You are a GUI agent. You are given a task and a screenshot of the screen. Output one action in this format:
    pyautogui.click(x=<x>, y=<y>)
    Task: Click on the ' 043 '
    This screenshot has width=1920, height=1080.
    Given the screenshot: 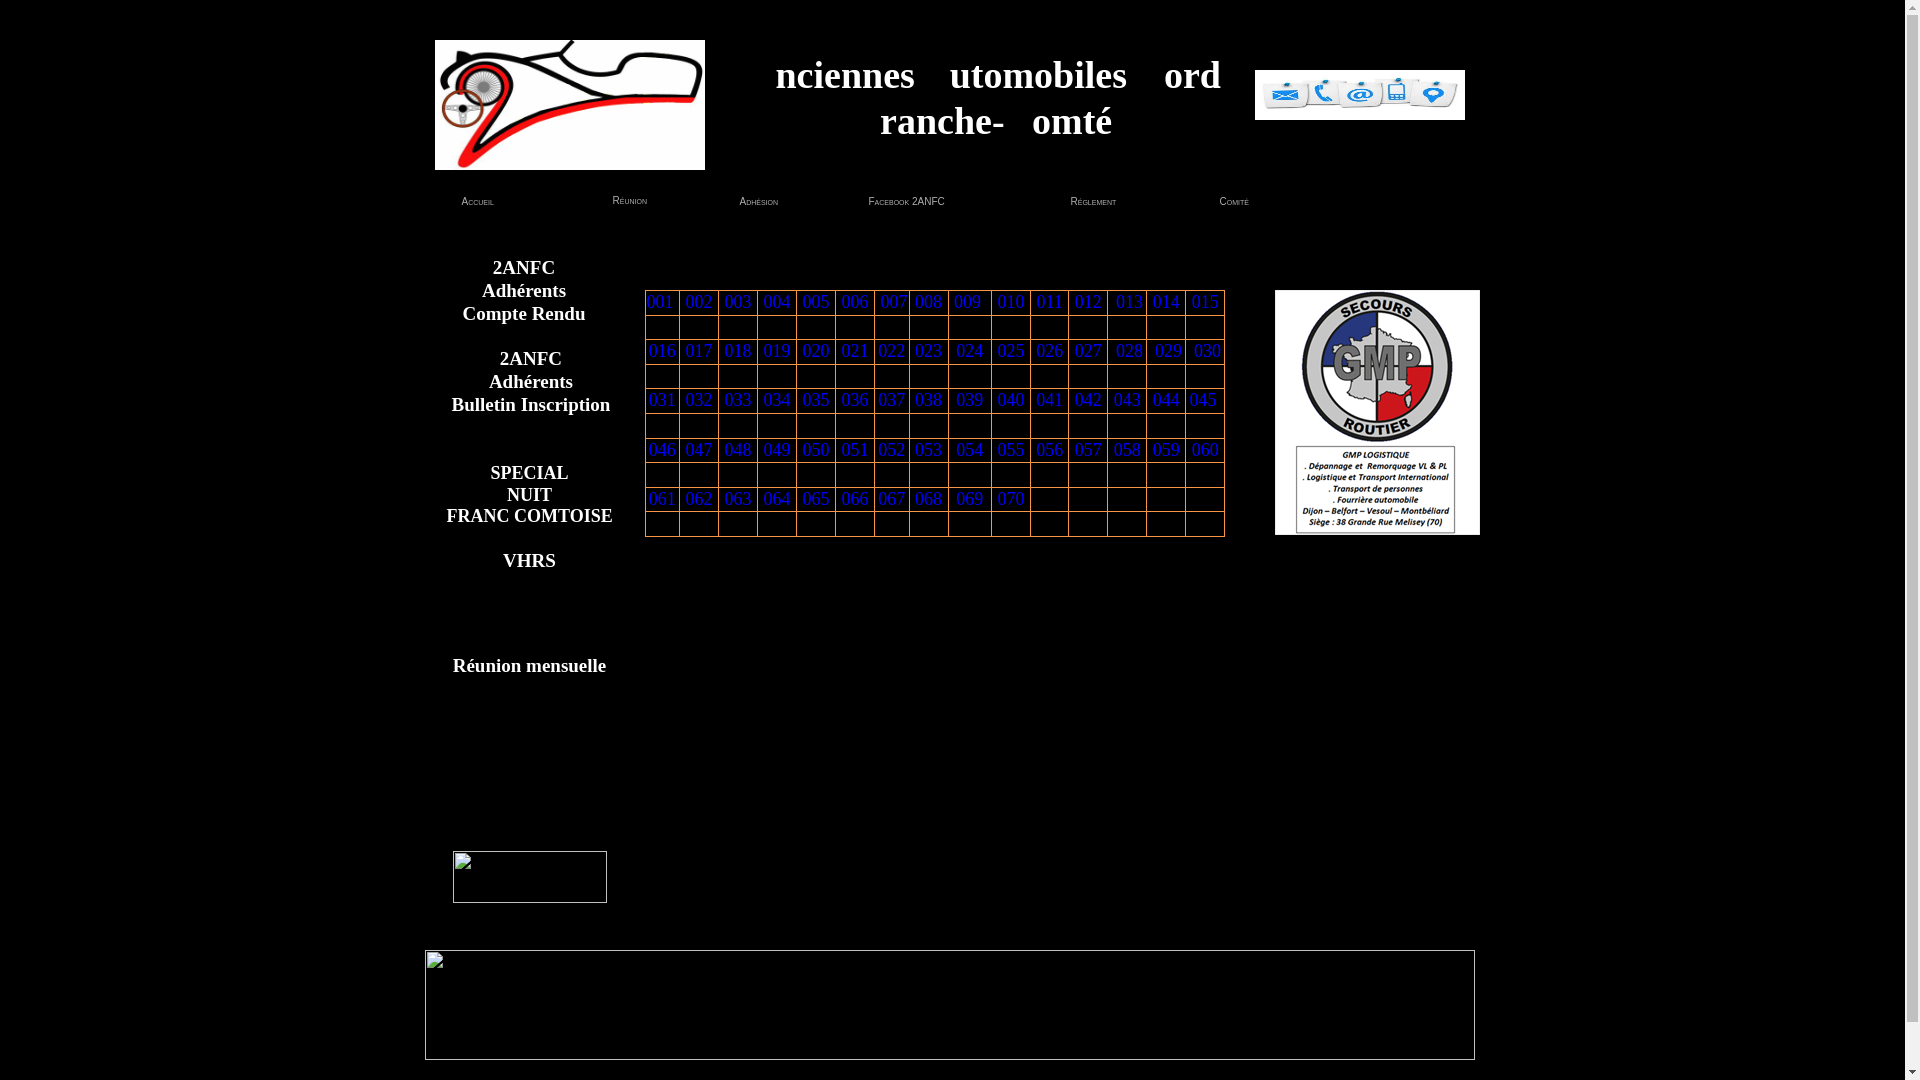 What is the action you would take?
    pyautogui.click(x=1127, y=400)
    